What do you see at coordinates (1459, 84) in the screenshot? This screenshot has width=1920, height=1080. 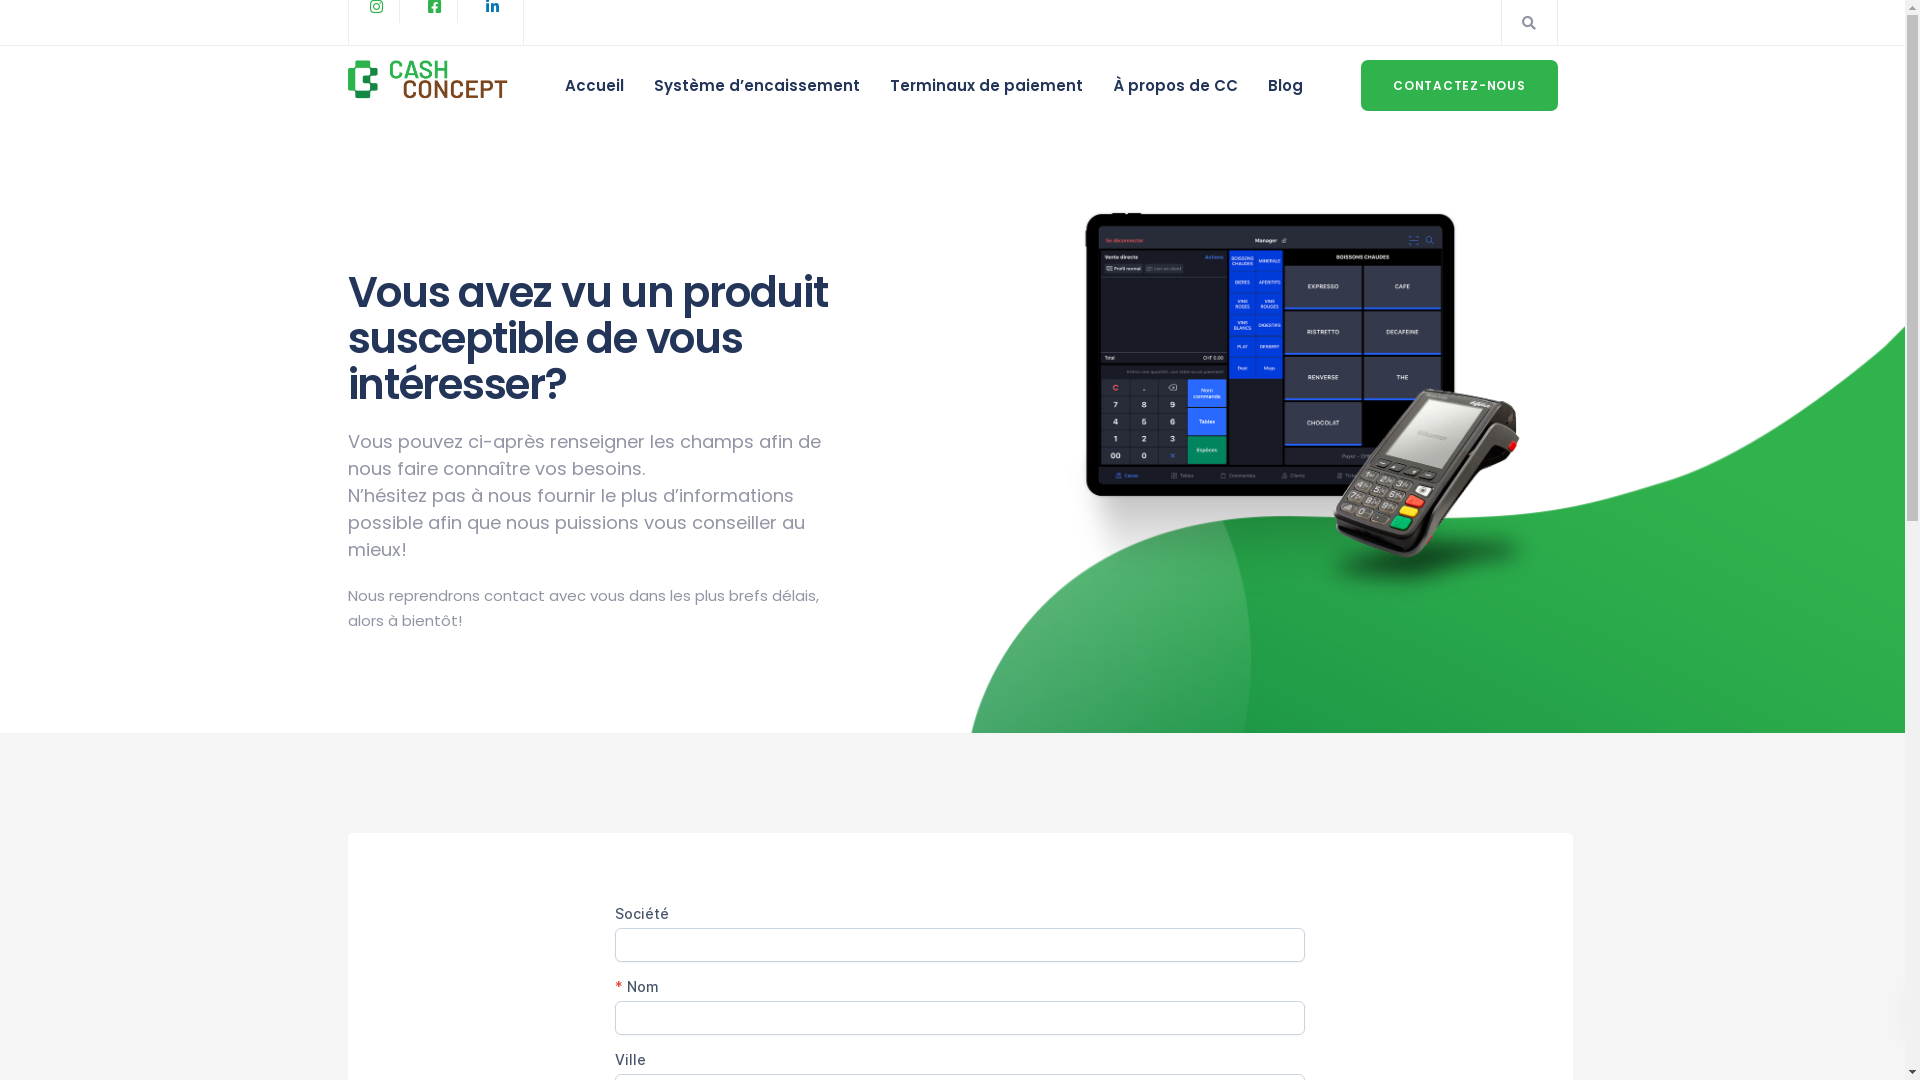 I see `'CONTACTEZ-NOUS'` at bounding box center [1459, 84].